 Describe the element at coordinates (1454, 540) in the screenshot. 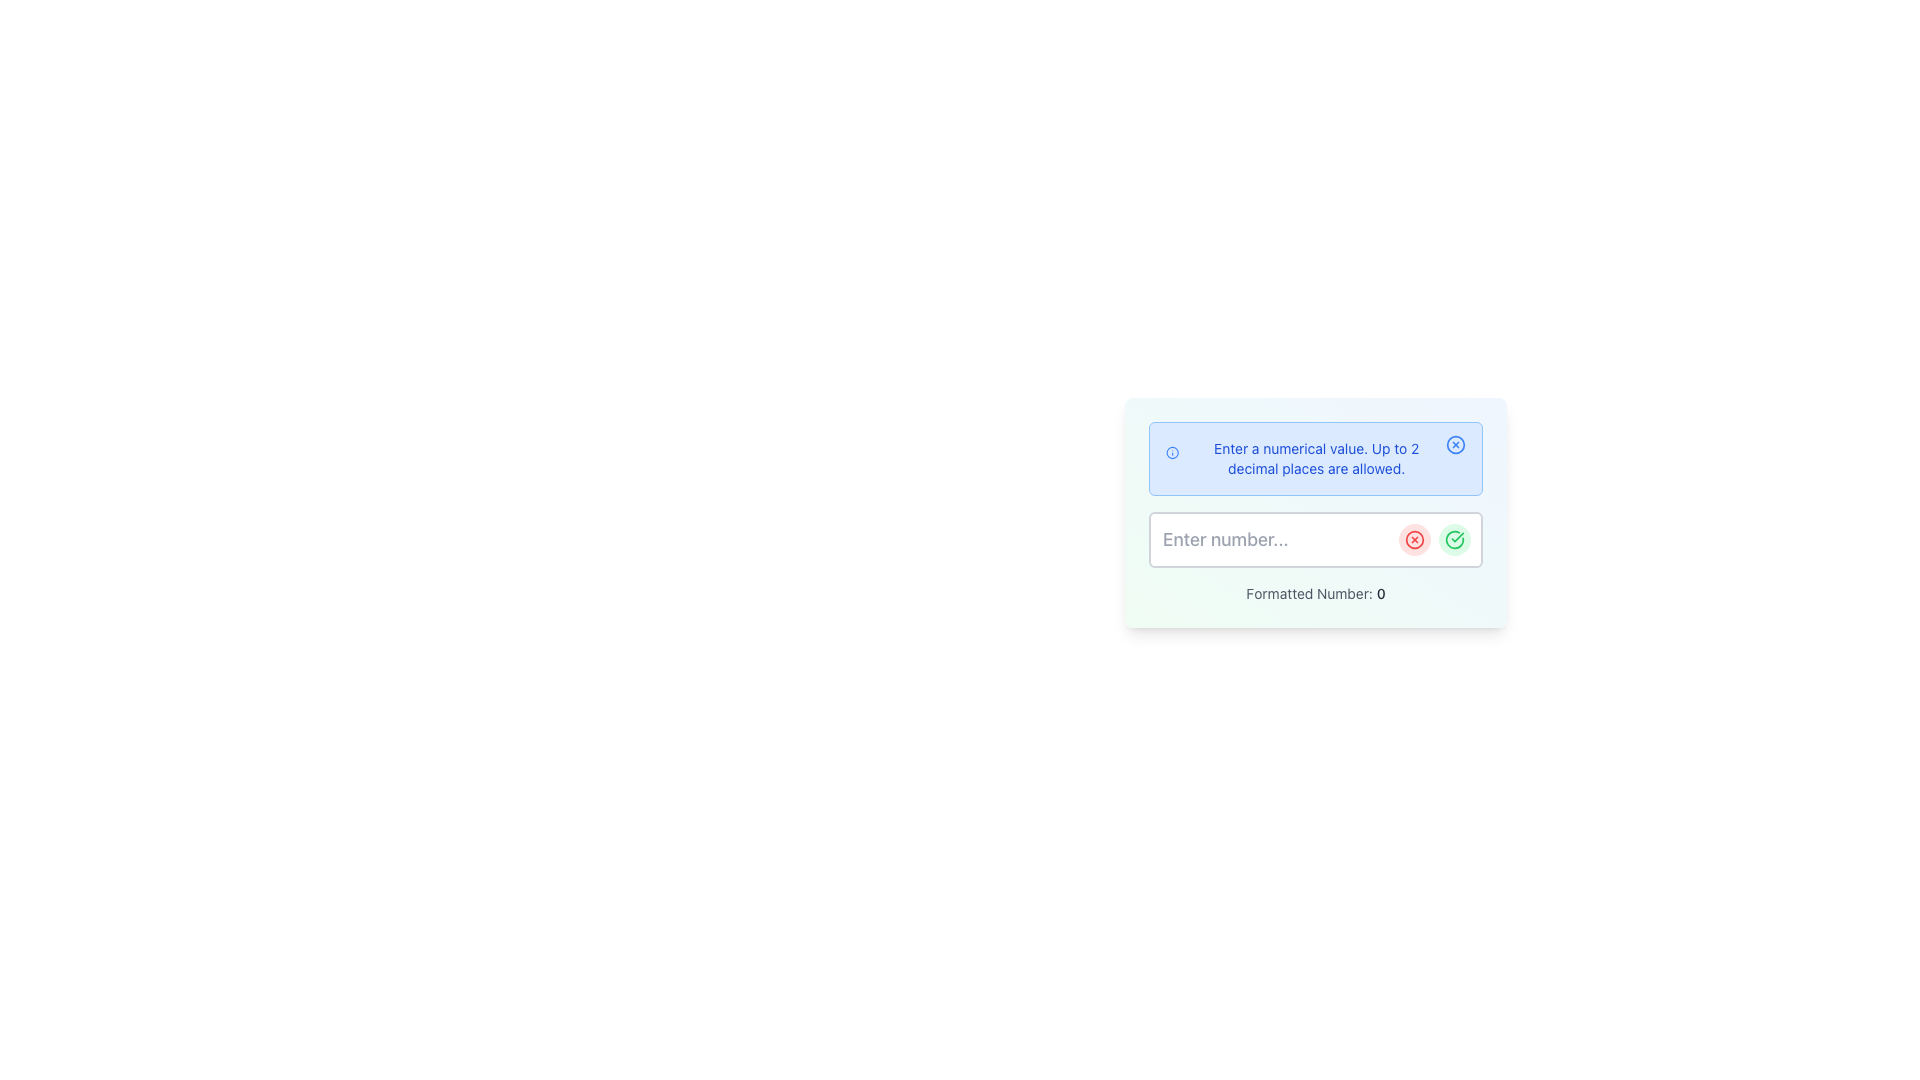

I see `the circular green checkmark icon located to the right of the input box labeled 'Enter number...'` at that location.